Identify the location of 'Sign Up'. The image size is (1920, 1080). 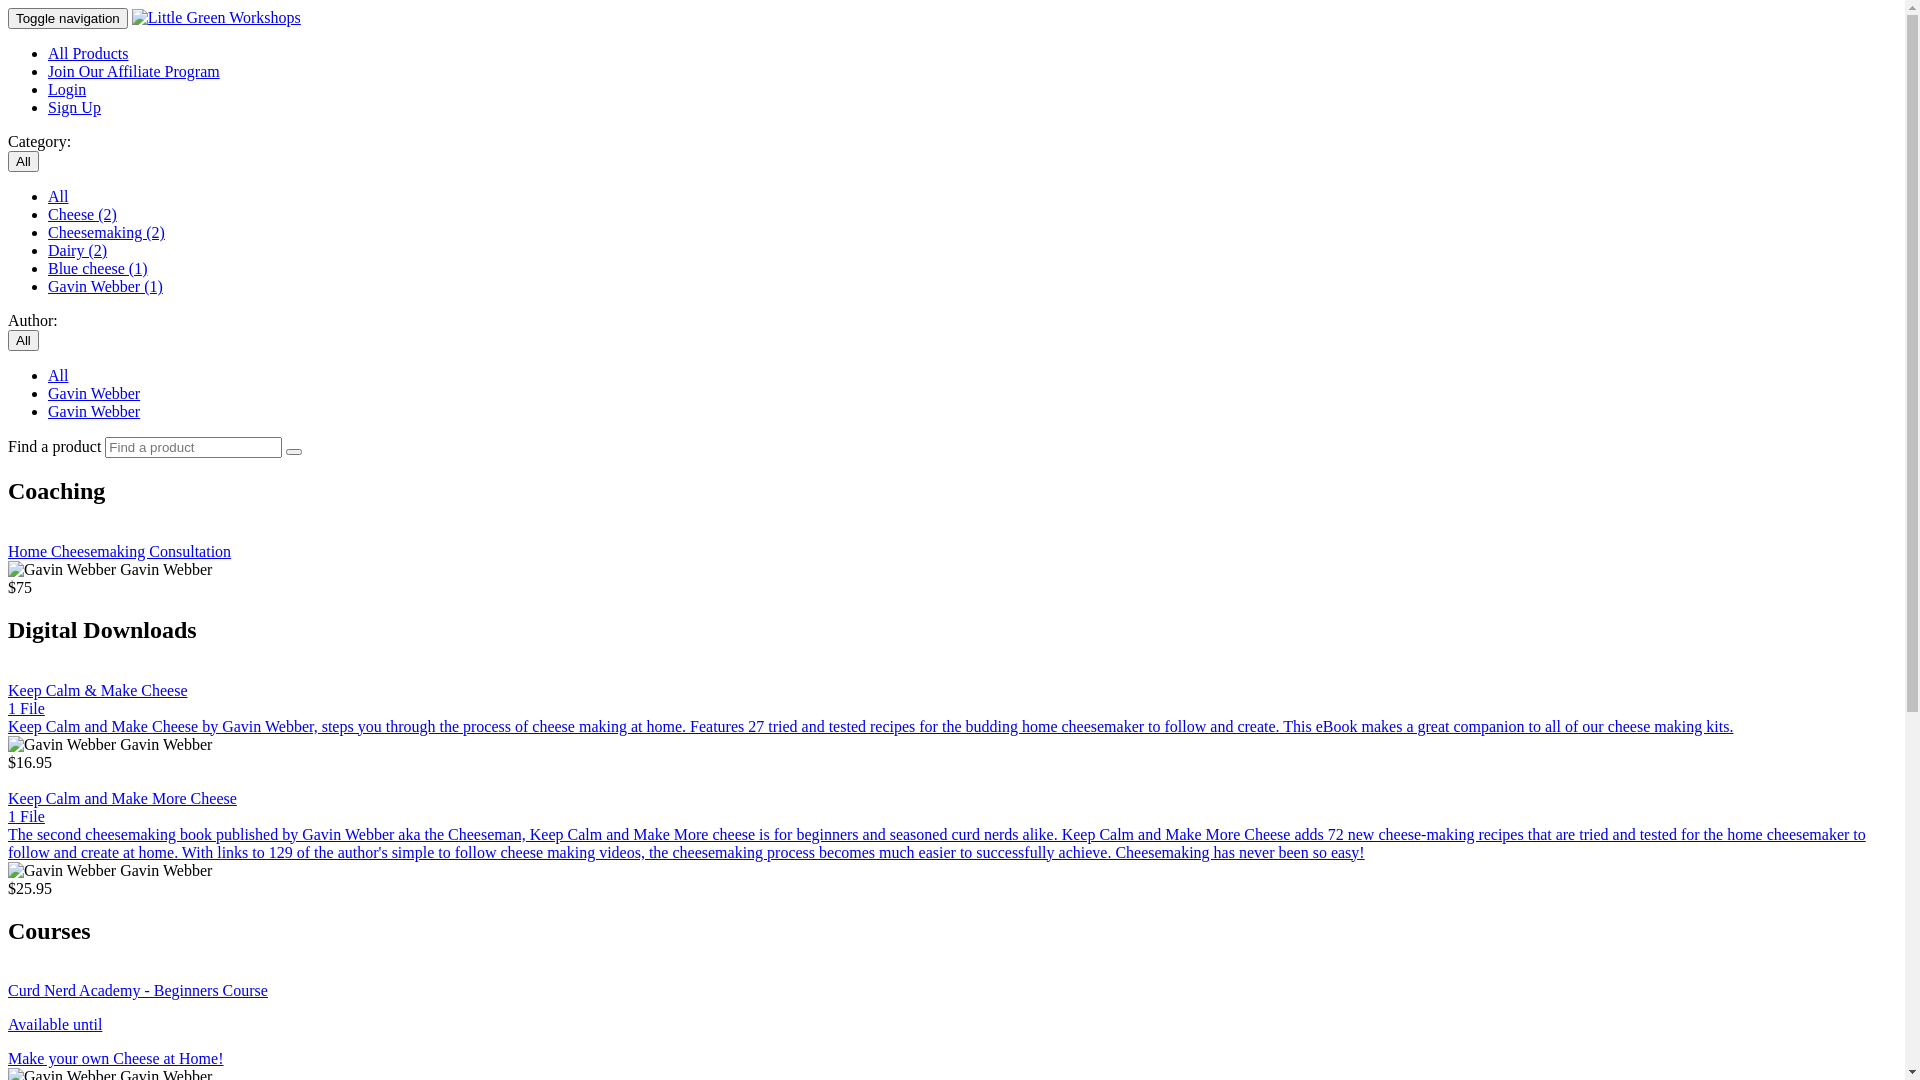
(74, 107).